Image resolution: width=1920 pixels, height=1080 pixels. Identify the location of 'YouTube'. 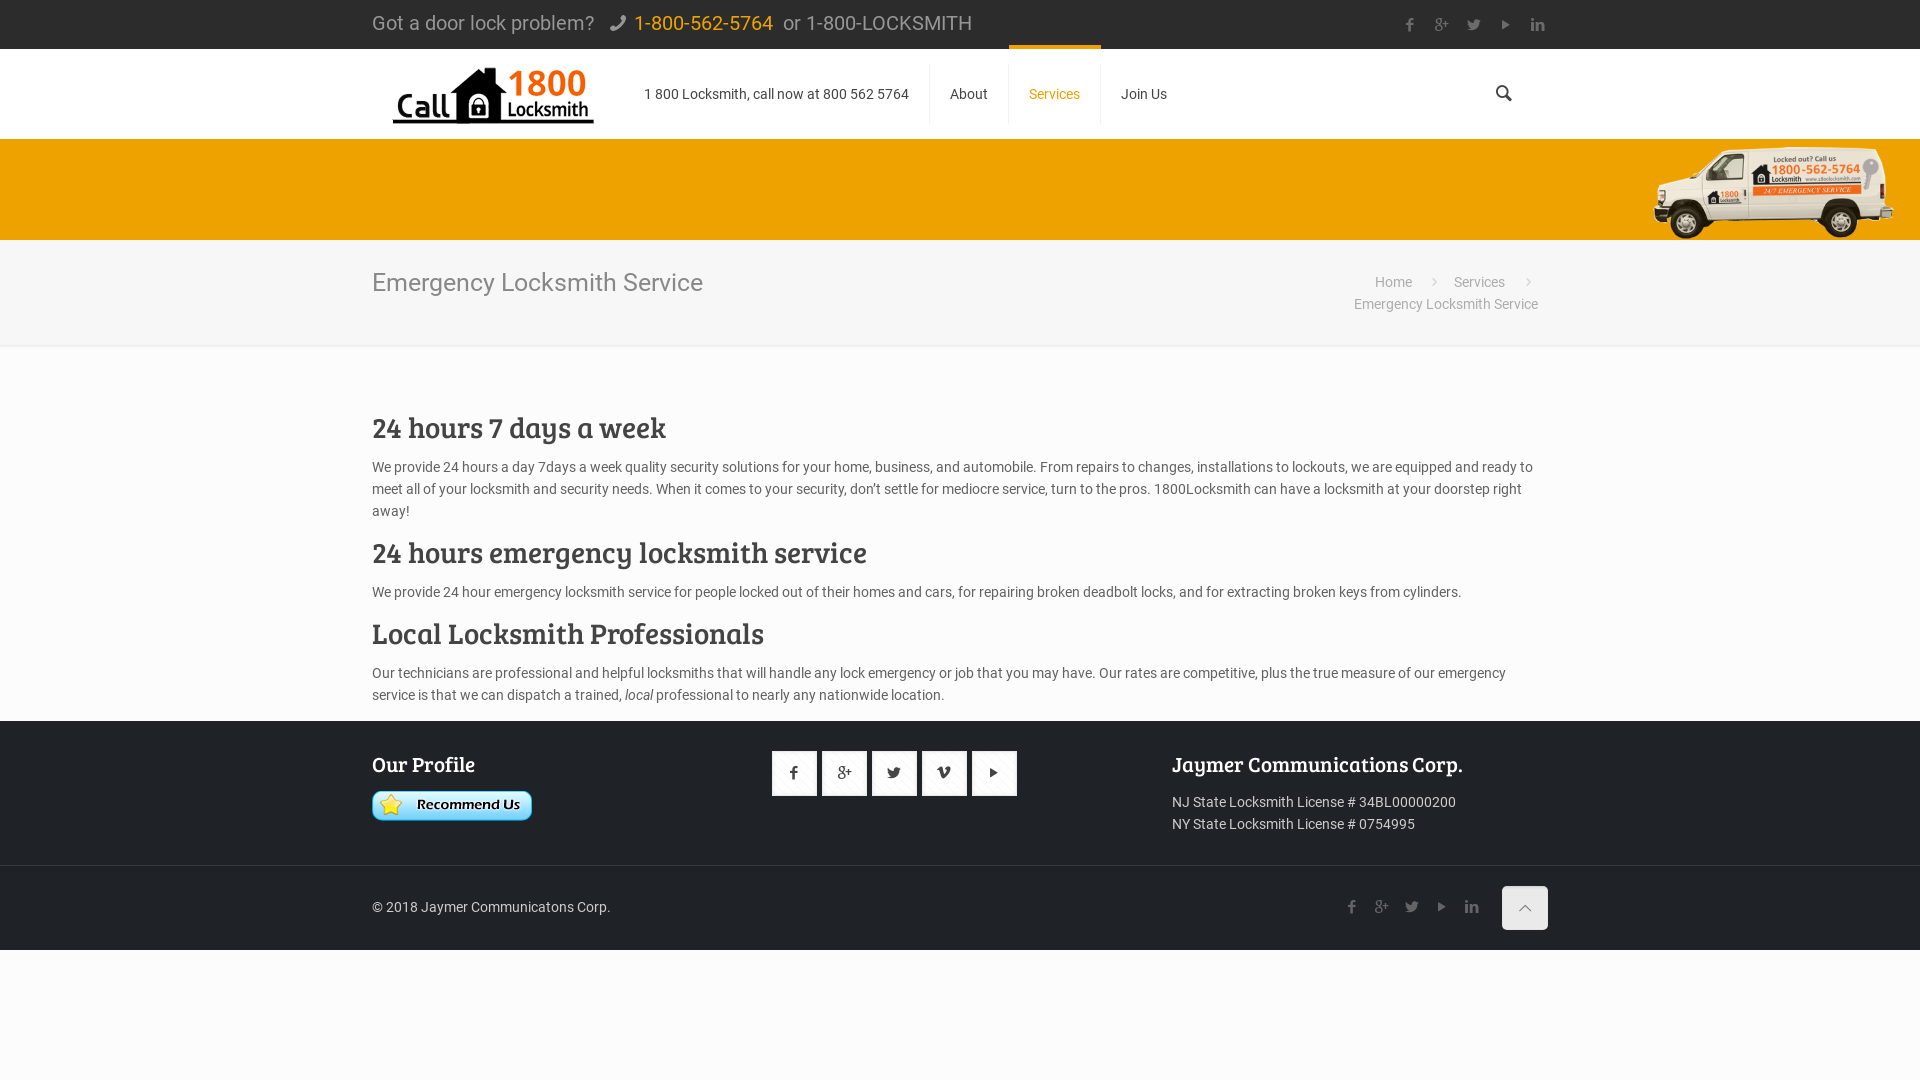
(1441, 906).